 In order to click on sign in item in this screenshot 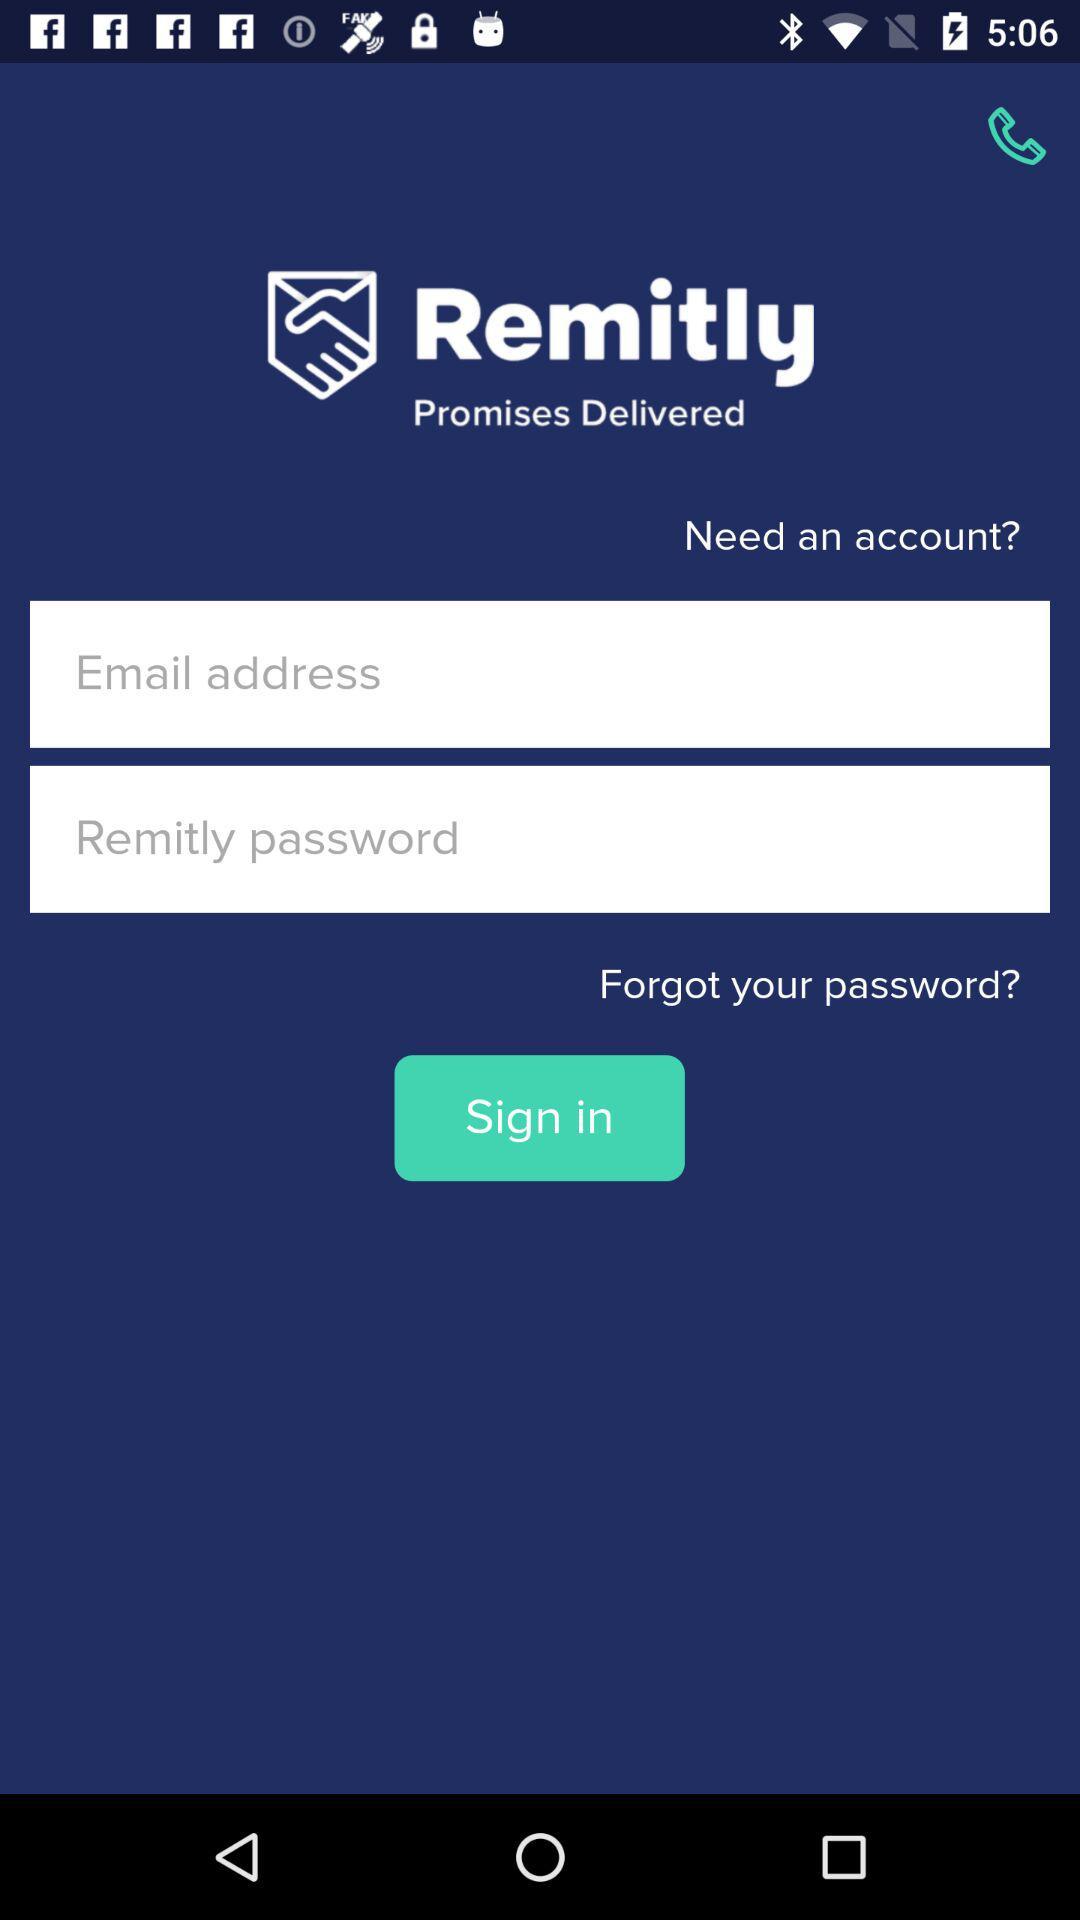, I will do `click(538, 1117)`.